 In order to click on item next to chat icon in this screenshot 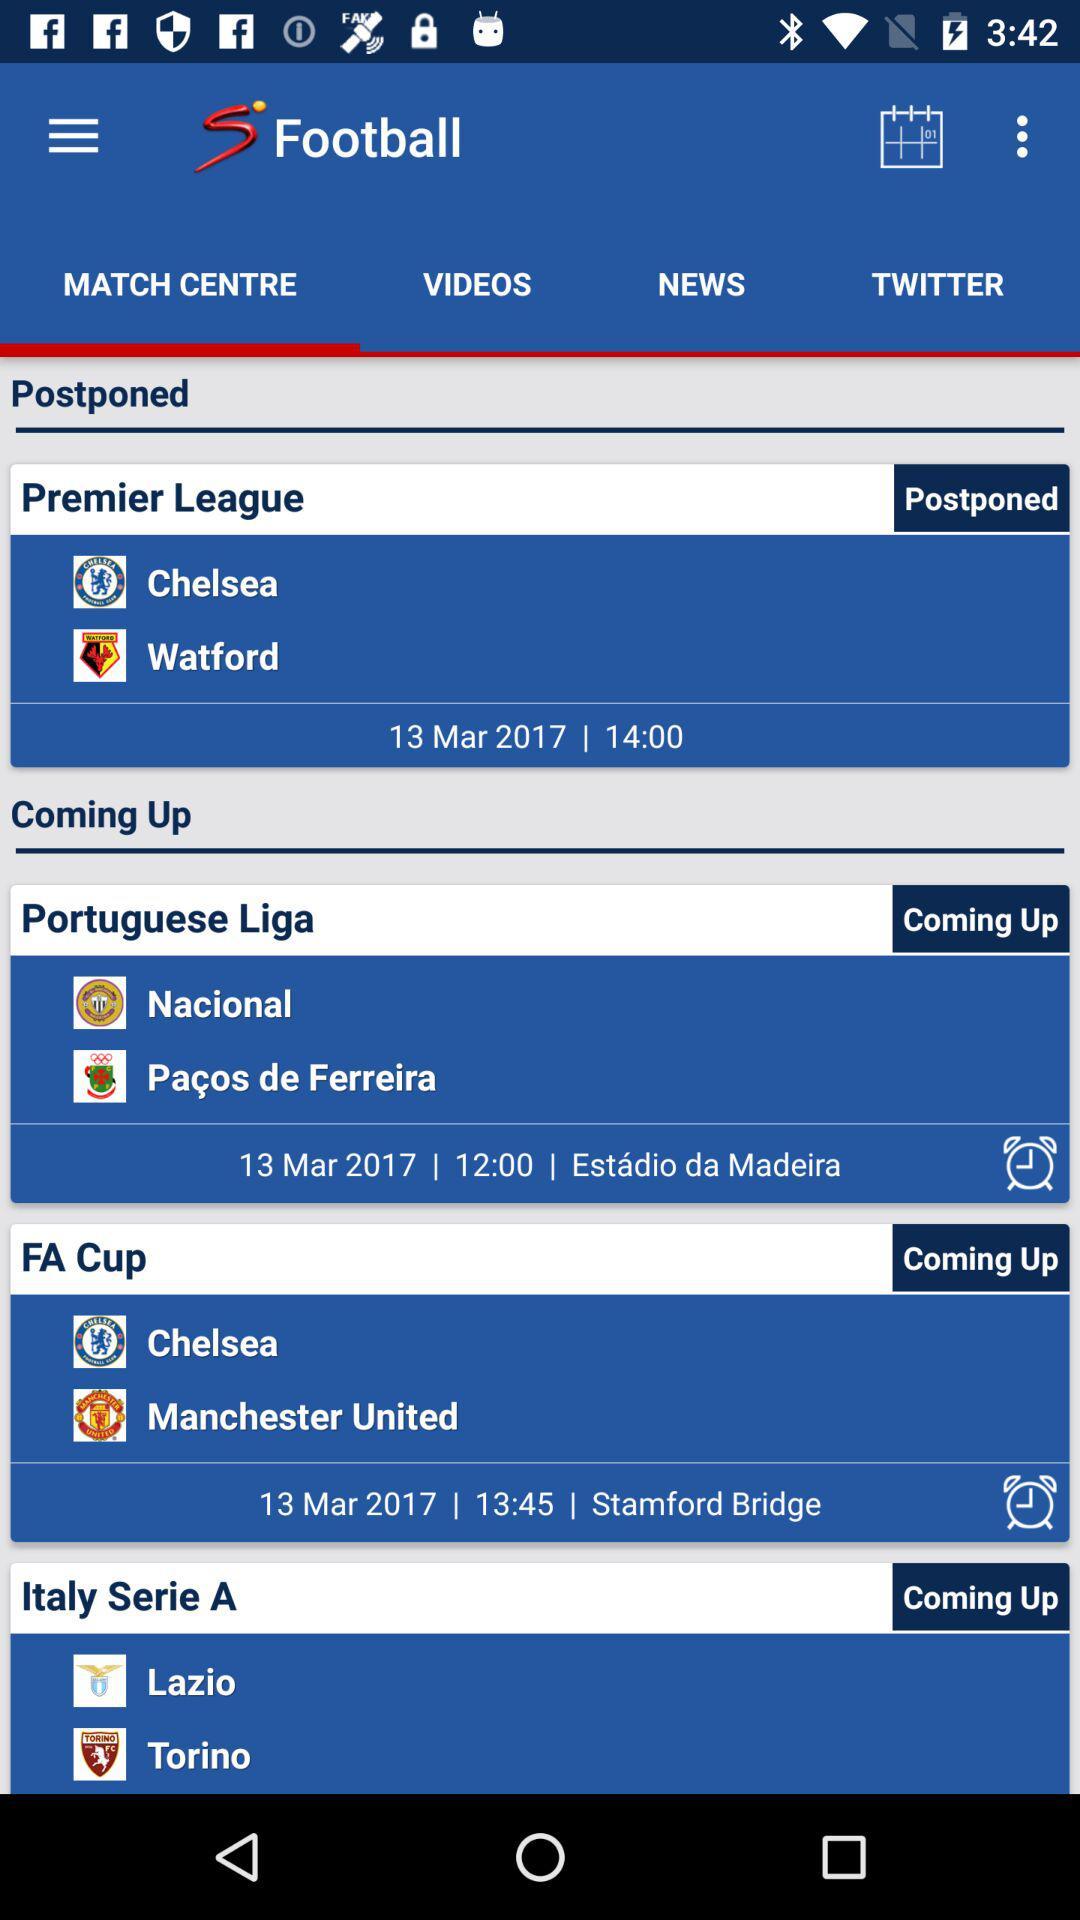, I will do `click(937, 282)`.